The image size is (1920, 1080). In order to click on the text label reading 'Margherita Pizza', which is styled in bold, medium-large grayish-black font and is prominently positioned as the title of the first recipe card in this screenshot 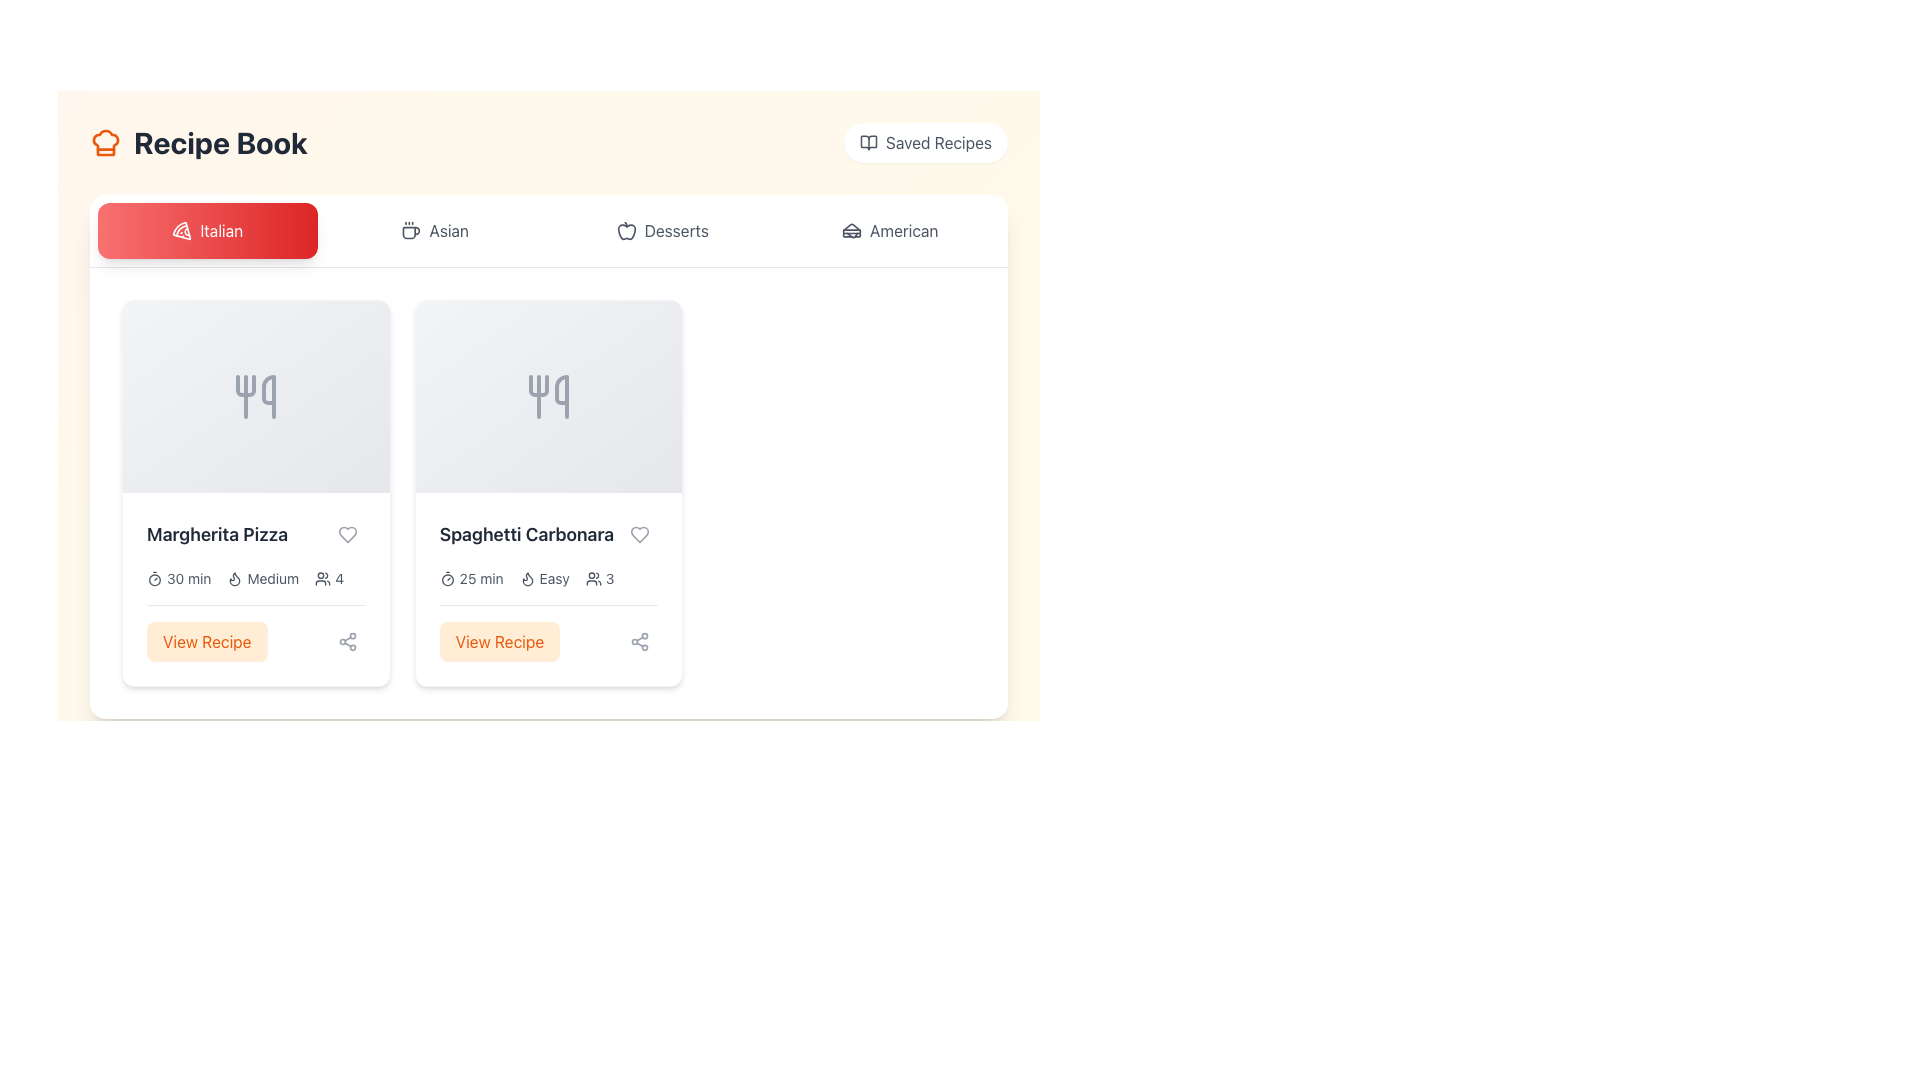, I will do `click(217, 534)`.